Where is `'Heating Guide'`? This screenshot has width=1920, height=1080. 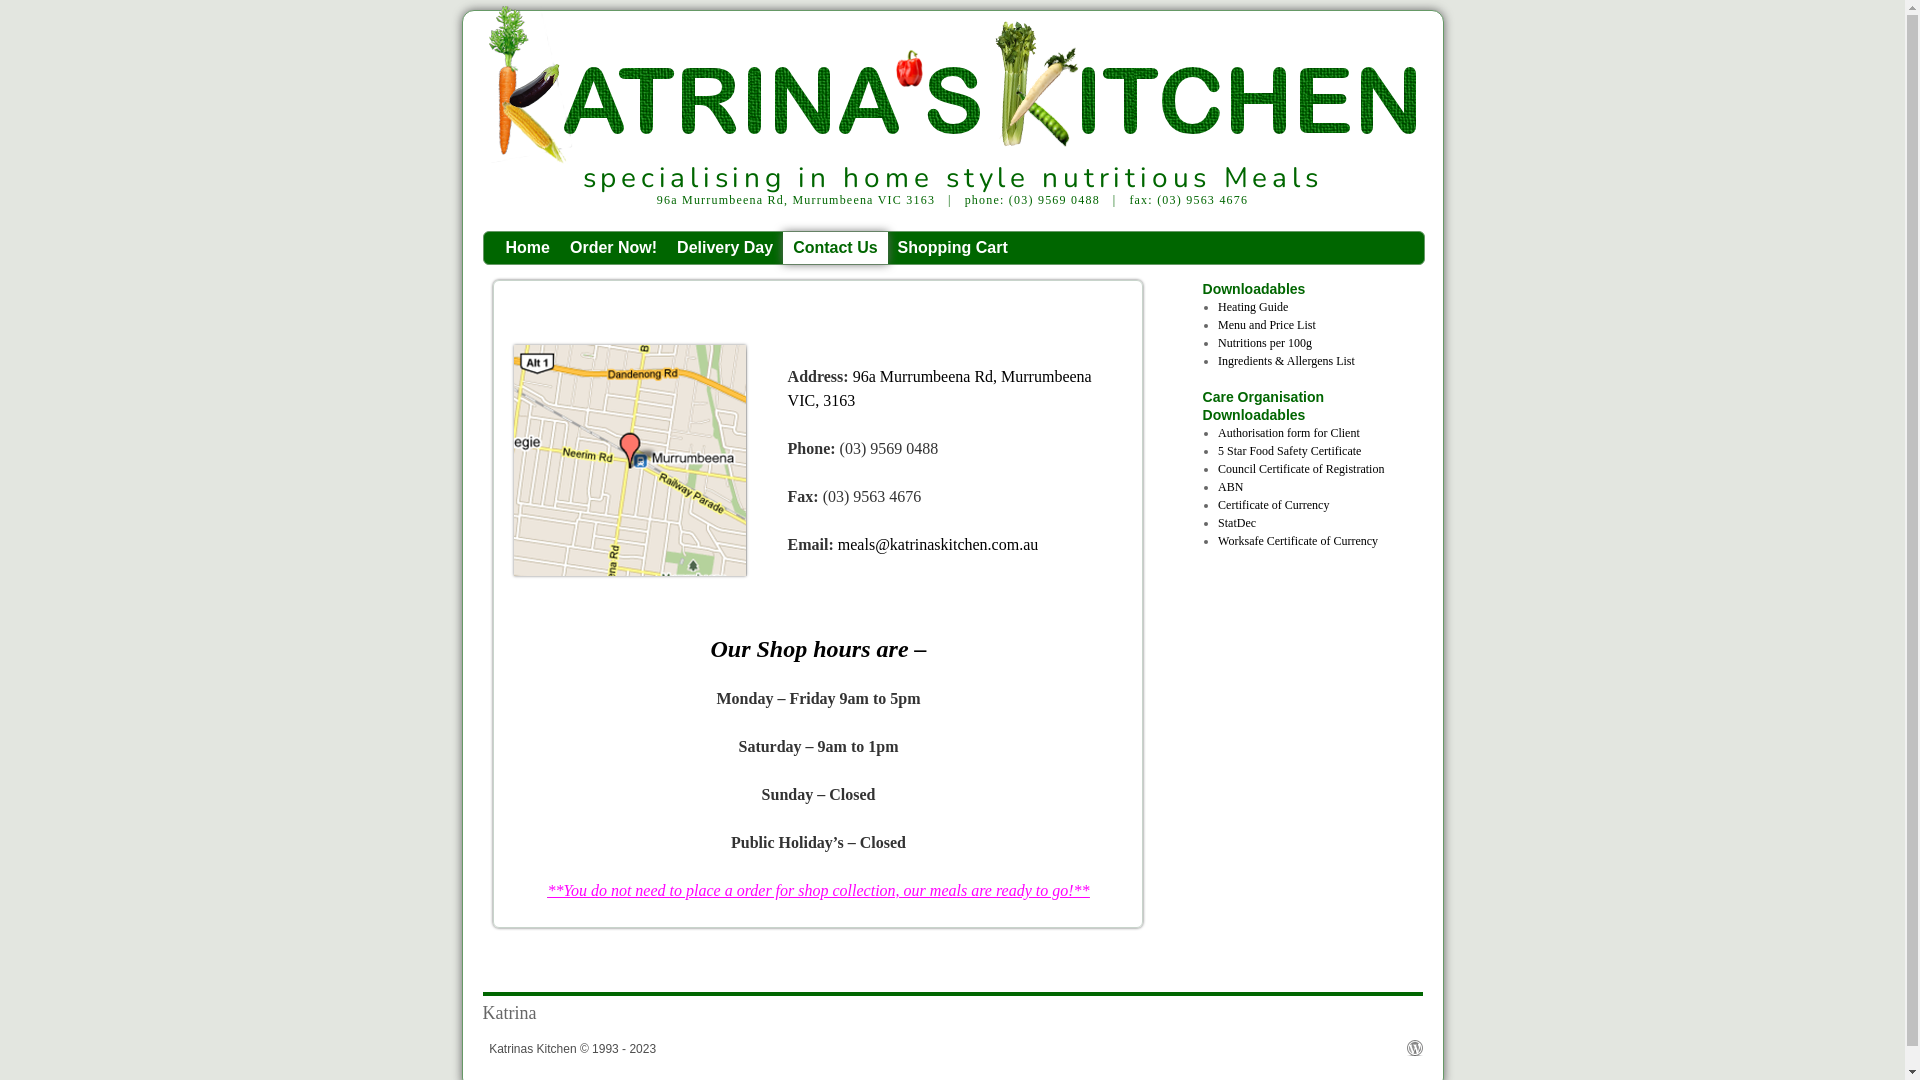 'Heating Guide' is located at coordinates (1217, 307).